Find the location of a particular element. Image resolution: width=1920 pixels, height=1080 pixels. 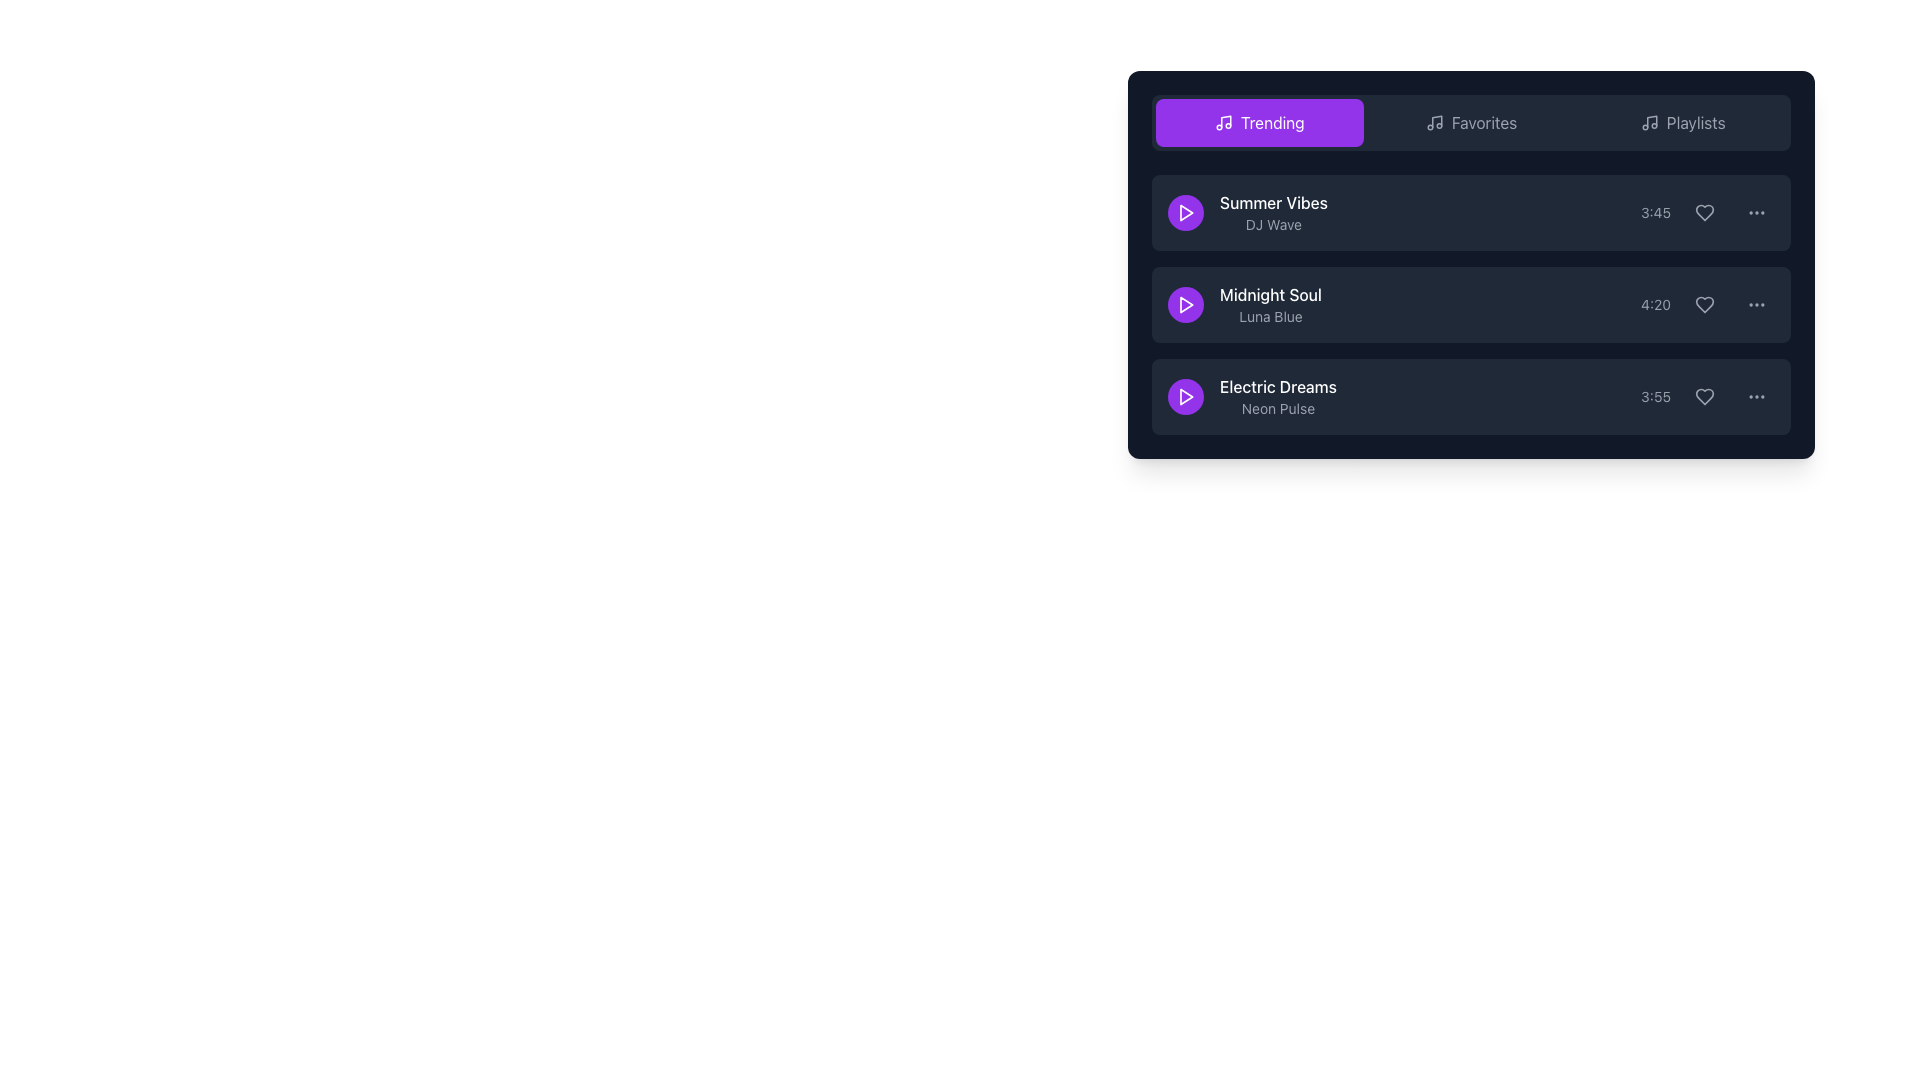

the heart-shaped icon located to the right of the time duration ('3:45') in the first list item of the vertically stacked list is located at coordinates (1707, 212).